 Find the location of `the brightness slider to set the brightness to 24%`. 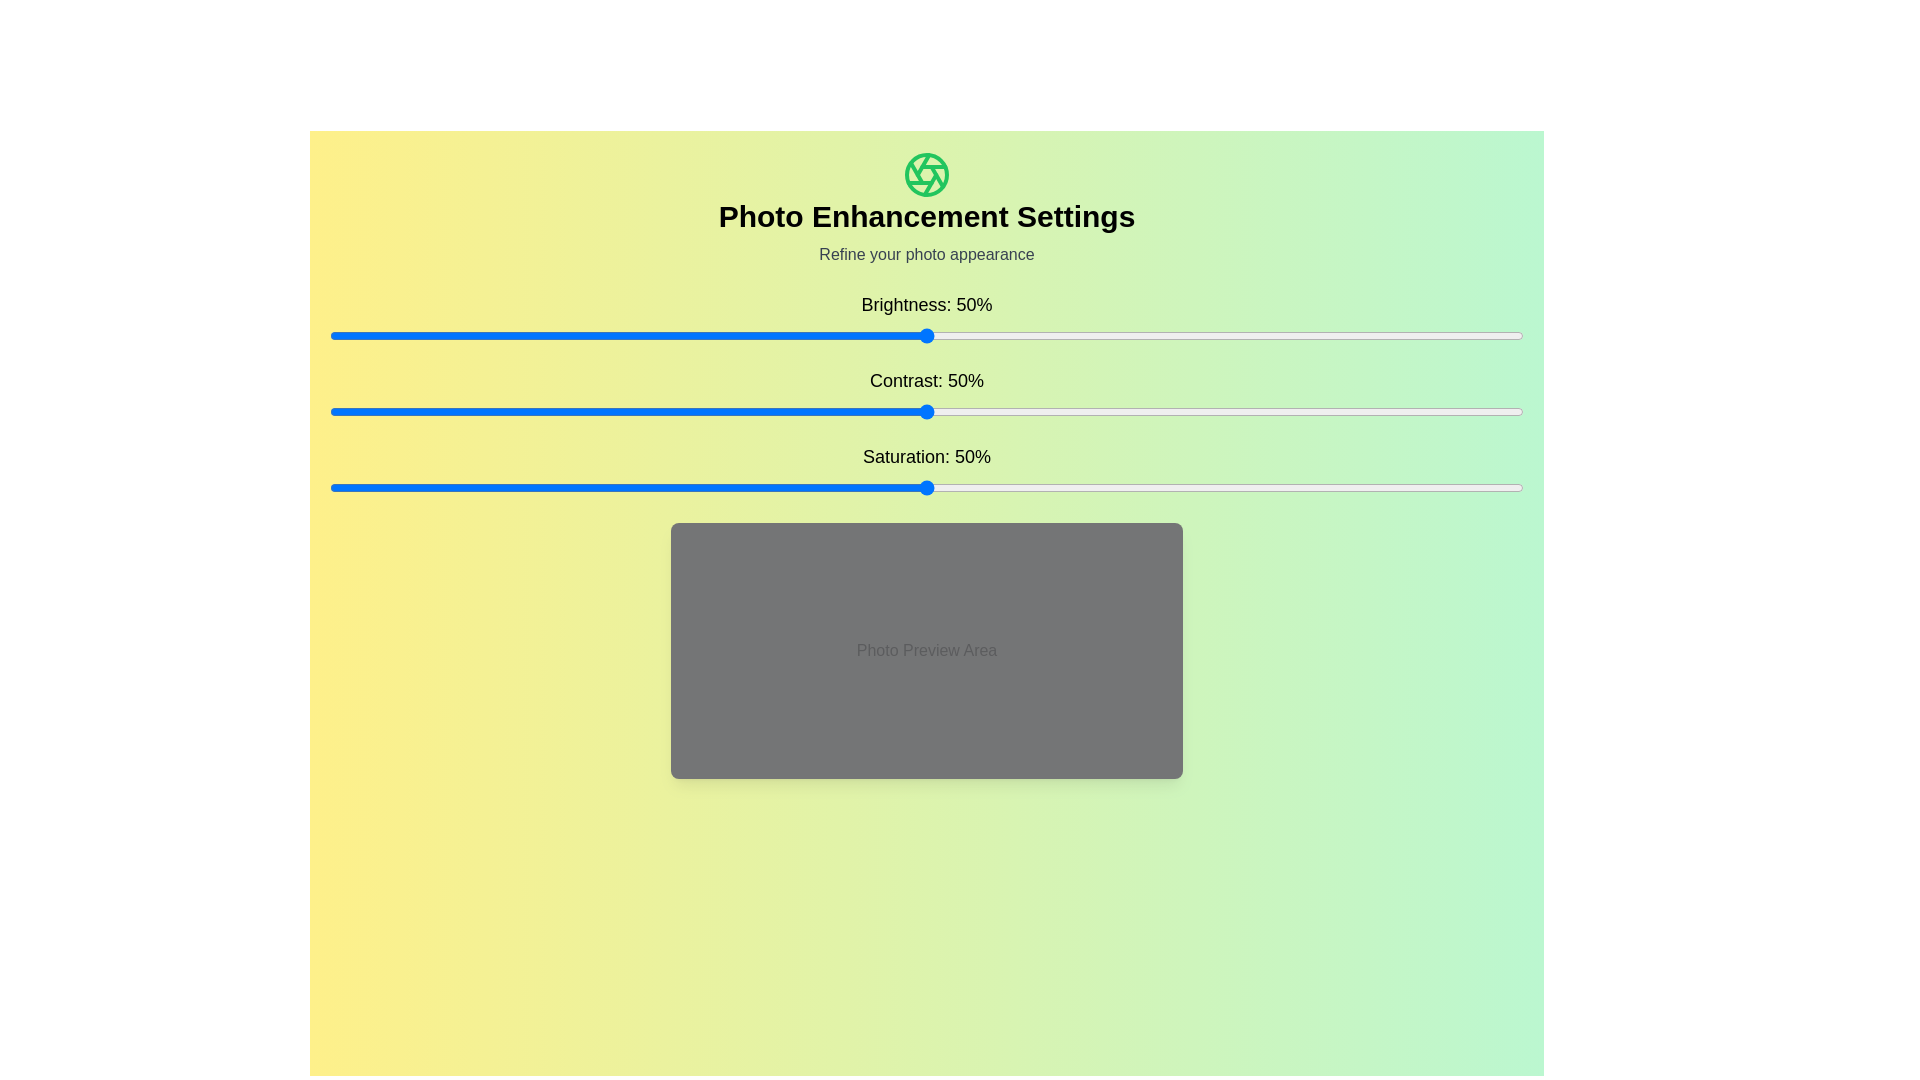

the brightness slider to set the brightness to 24% is located at coordinates (615, 334).